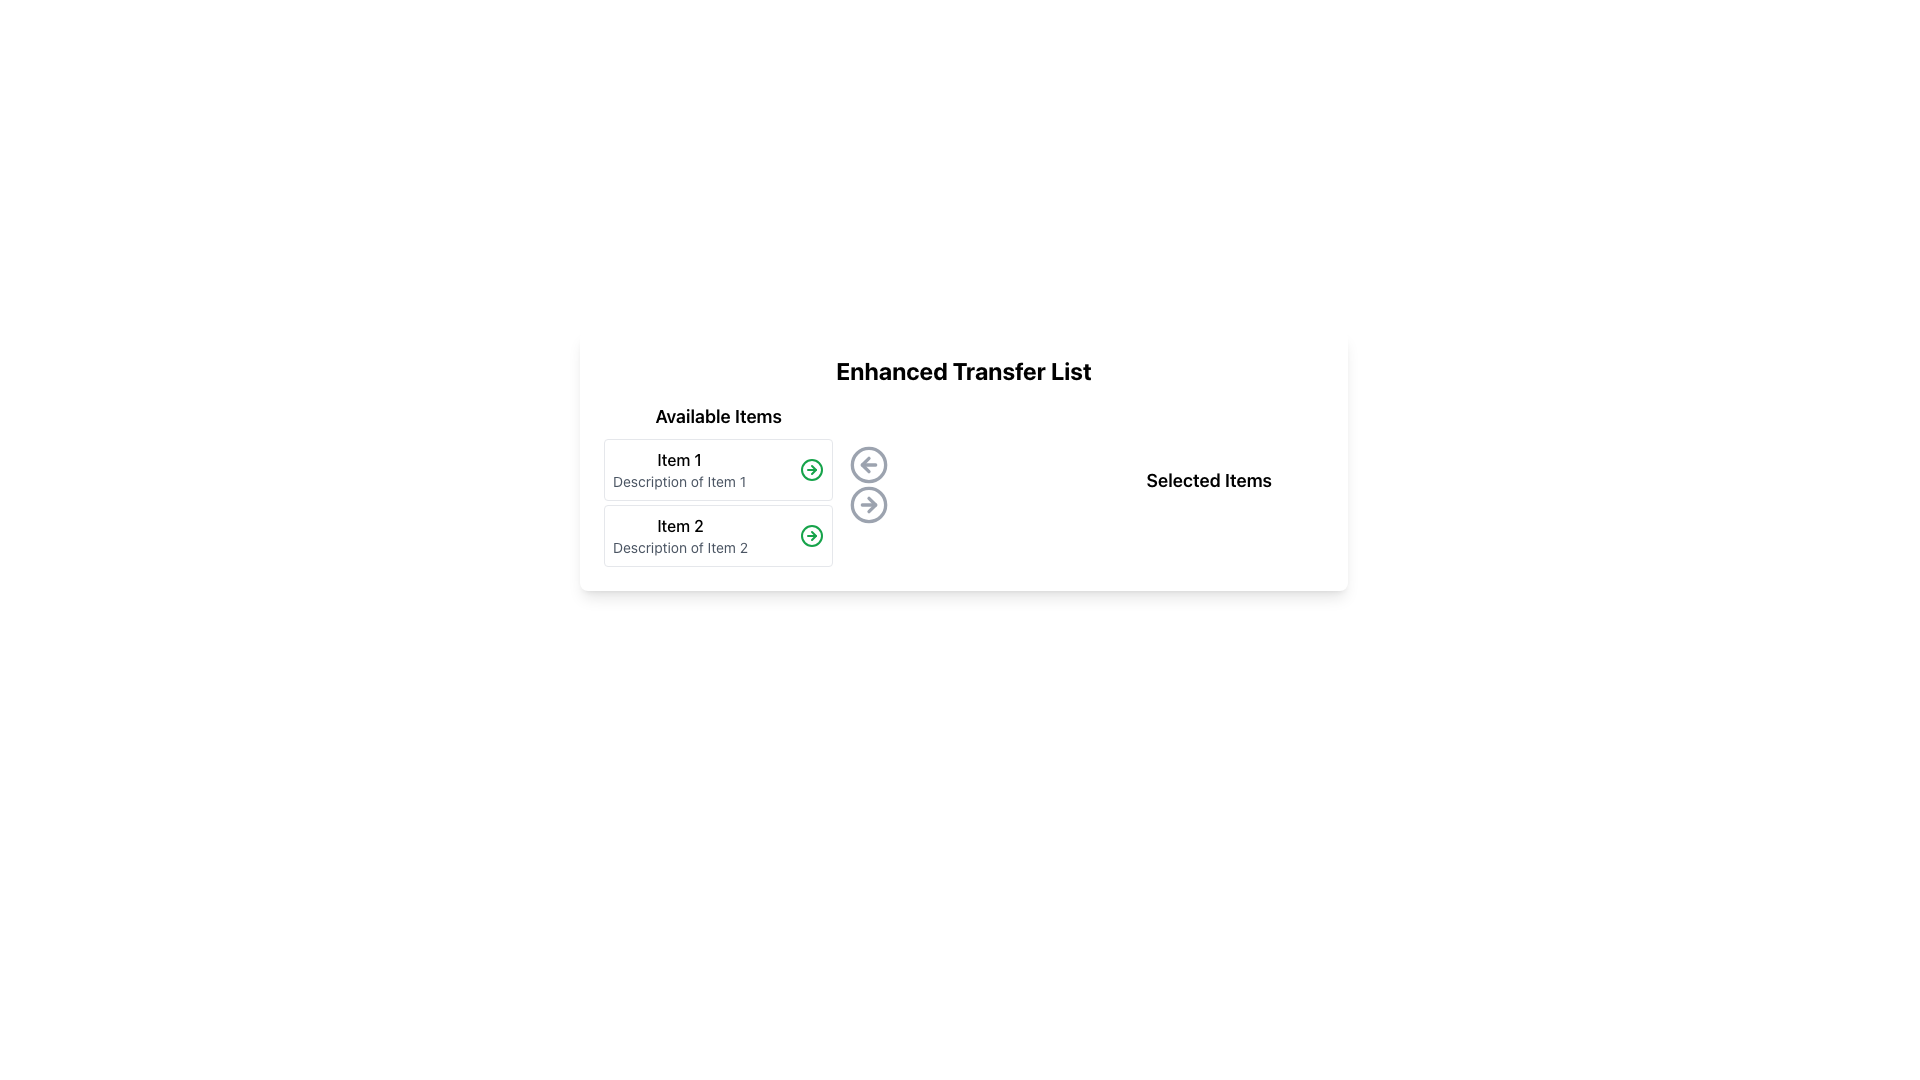 This screenshot has width=1920, height=1080. What do you see at coordinates (679, 482) in the screenshot?
I see `the static text label that provides supplementary information for 'Item 1', located in the upper-left section of the interface under 'Item 1'` at bounding box center [679, 482].